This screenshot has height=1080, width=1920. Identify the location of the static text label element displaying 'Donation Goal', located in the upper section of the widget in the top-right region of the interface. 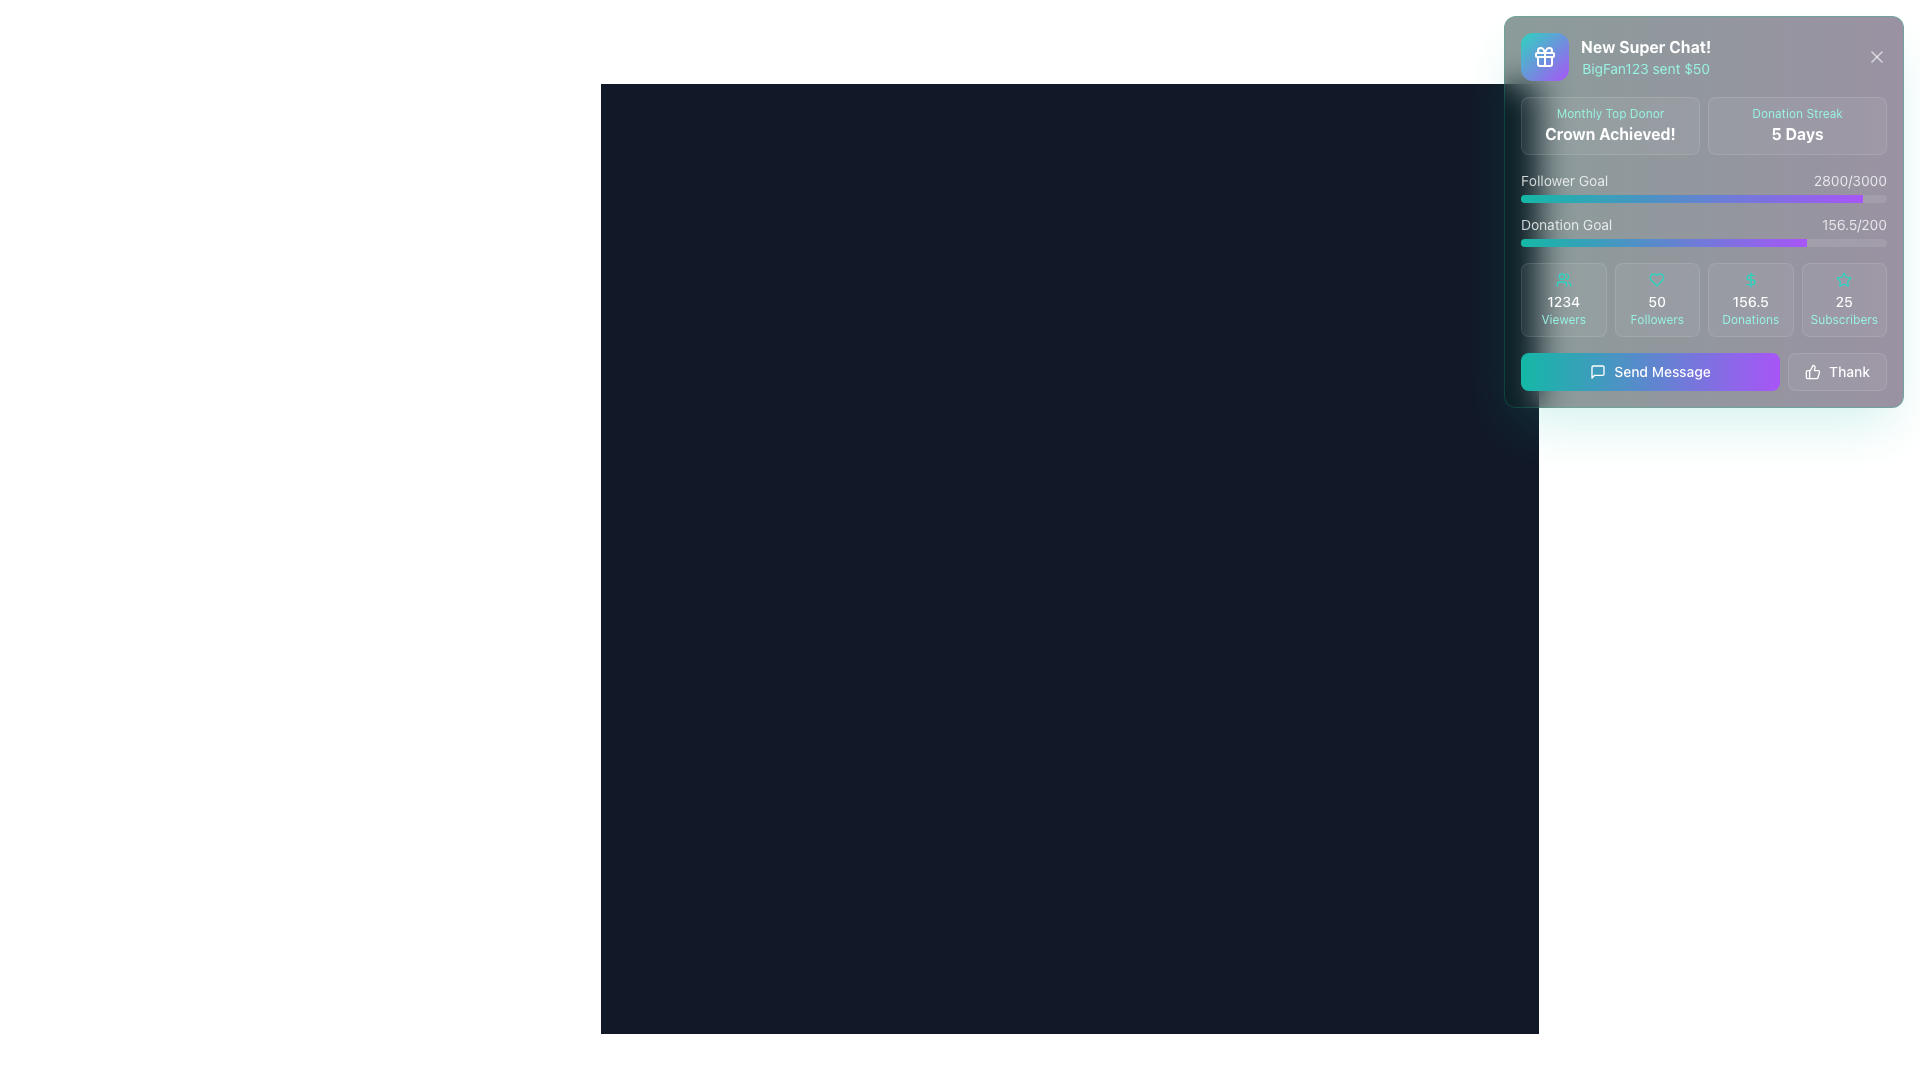
(1565, 224).